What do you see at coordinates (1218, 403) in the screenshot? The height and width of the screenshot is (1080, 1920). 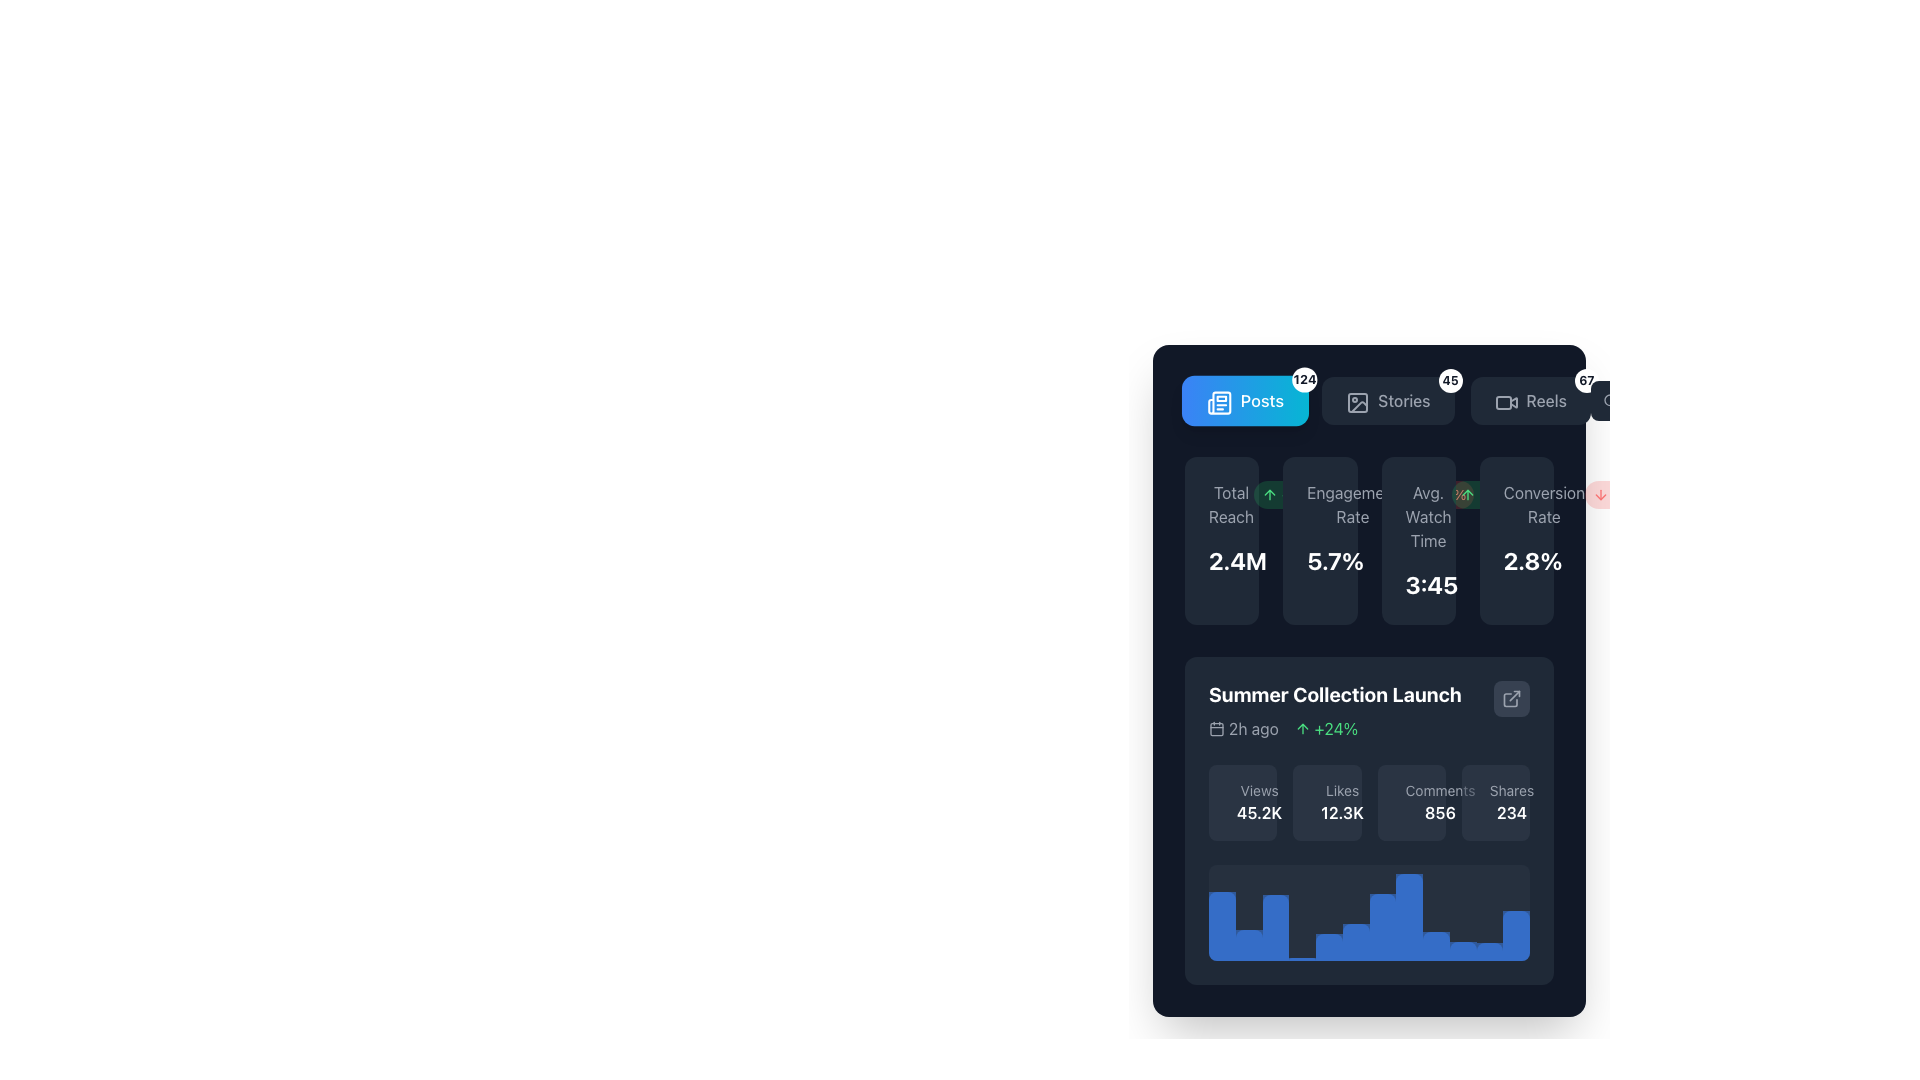 I see `the 'Posts' icon button located at the top-left of the navigation bar` at bounding box center [1218, 403].